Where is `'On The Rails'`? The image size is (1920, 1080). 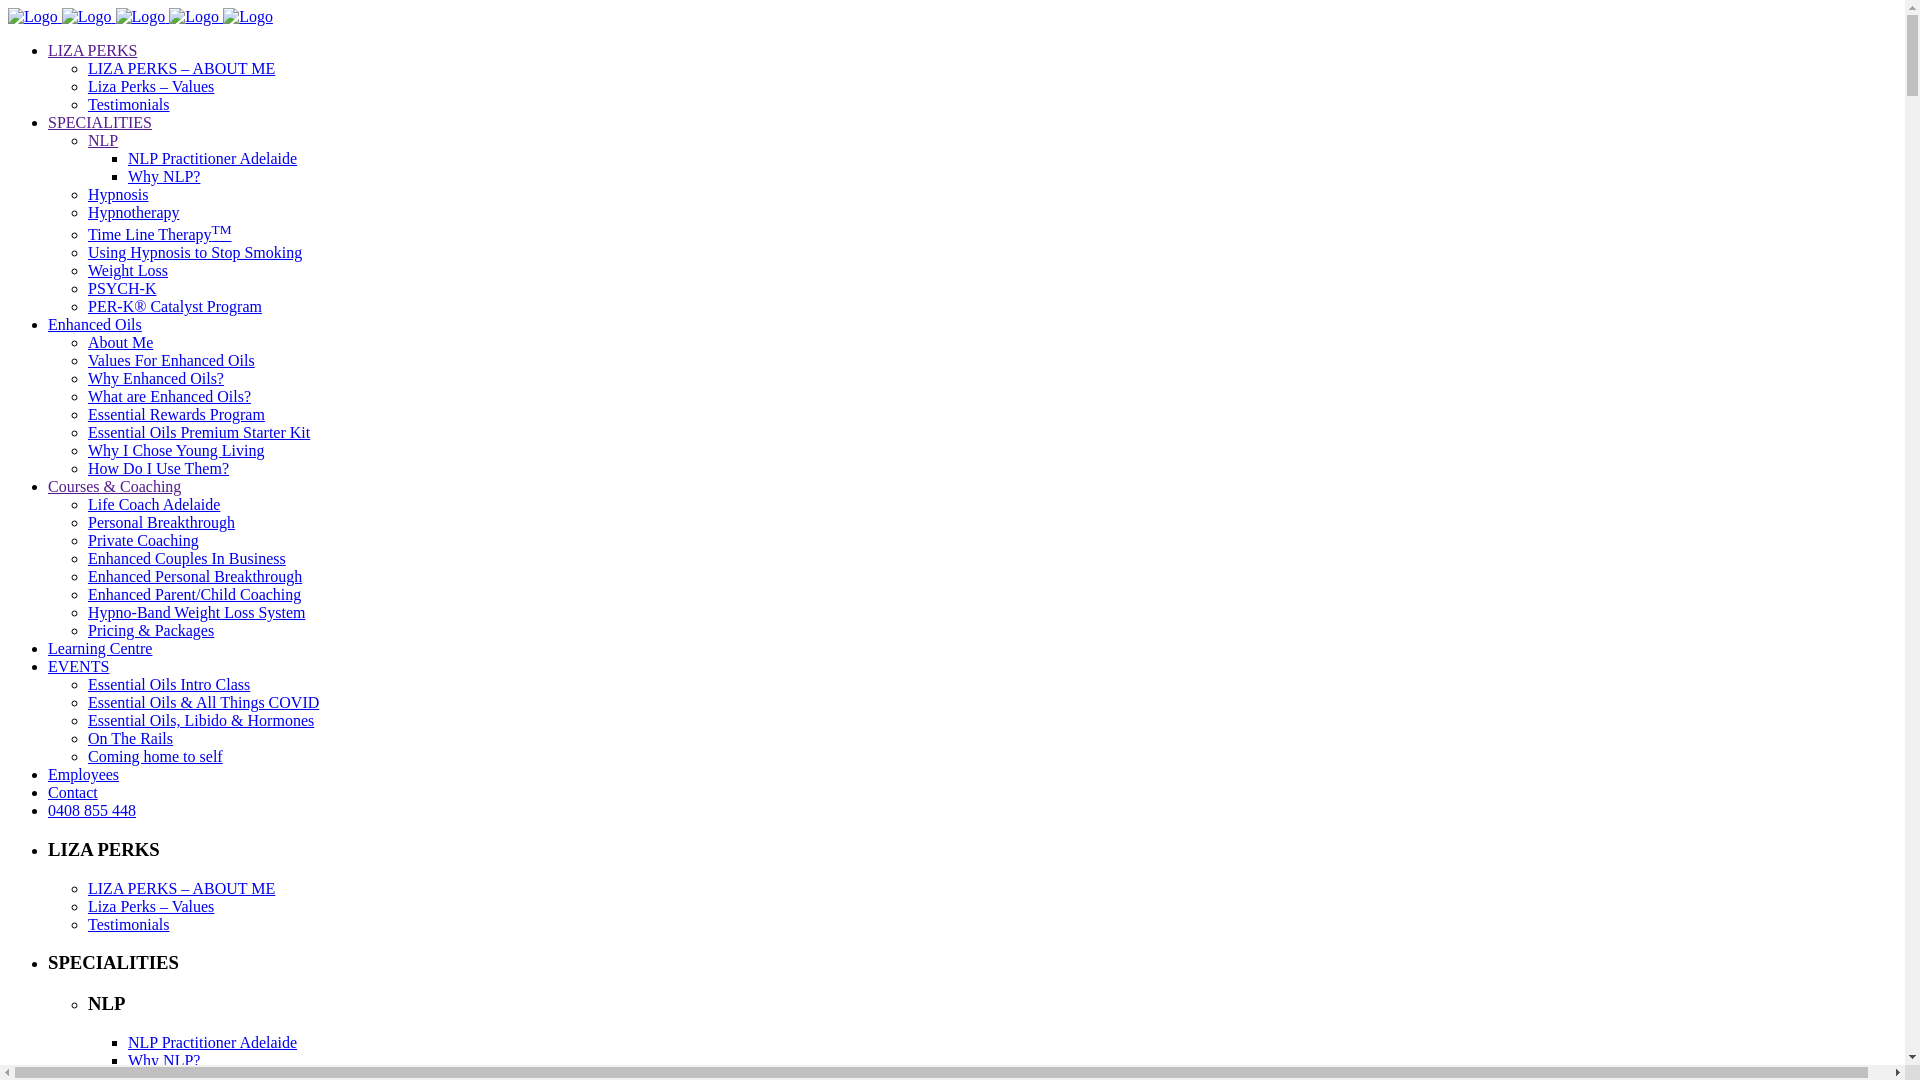
'On The Rails' is located at coordinates (86, 738).